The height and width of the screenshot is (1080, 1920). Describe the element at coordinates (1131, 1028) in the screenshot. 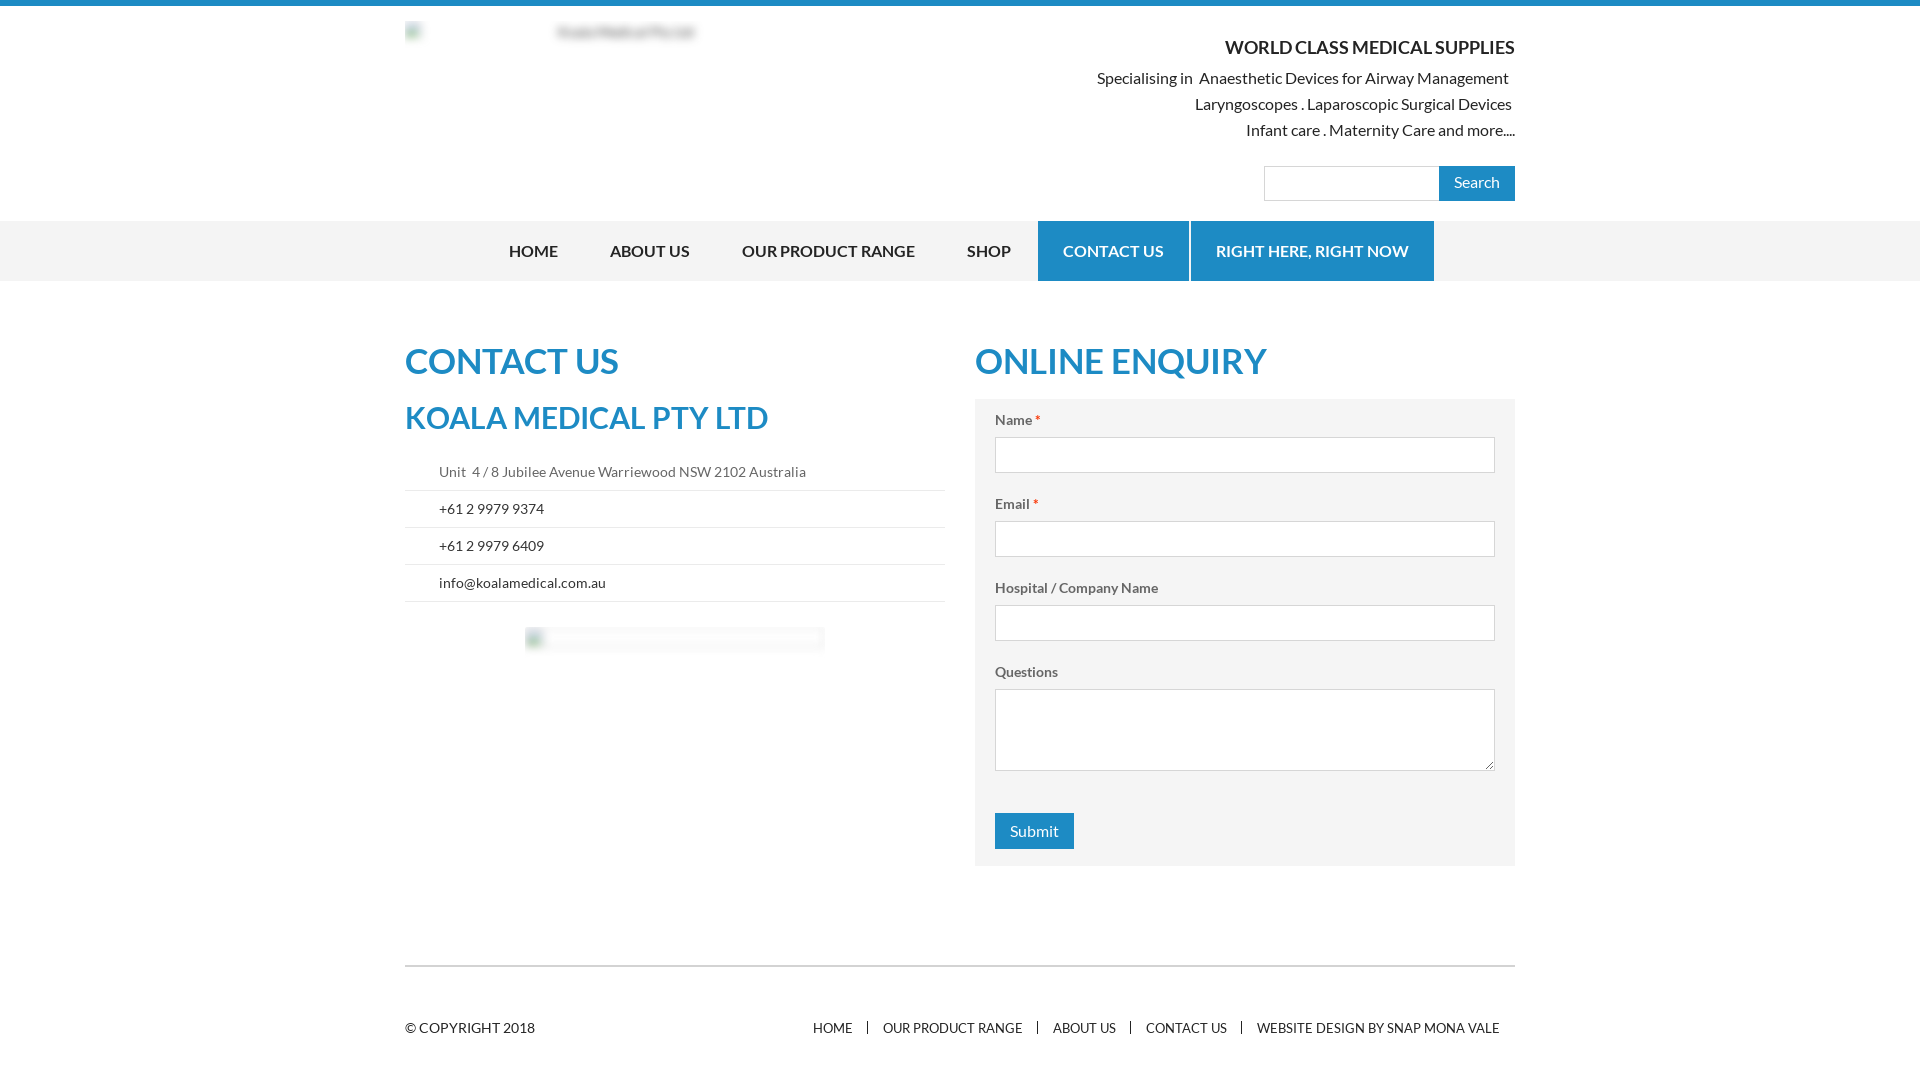

I see `'CONTACT US'` at that location.